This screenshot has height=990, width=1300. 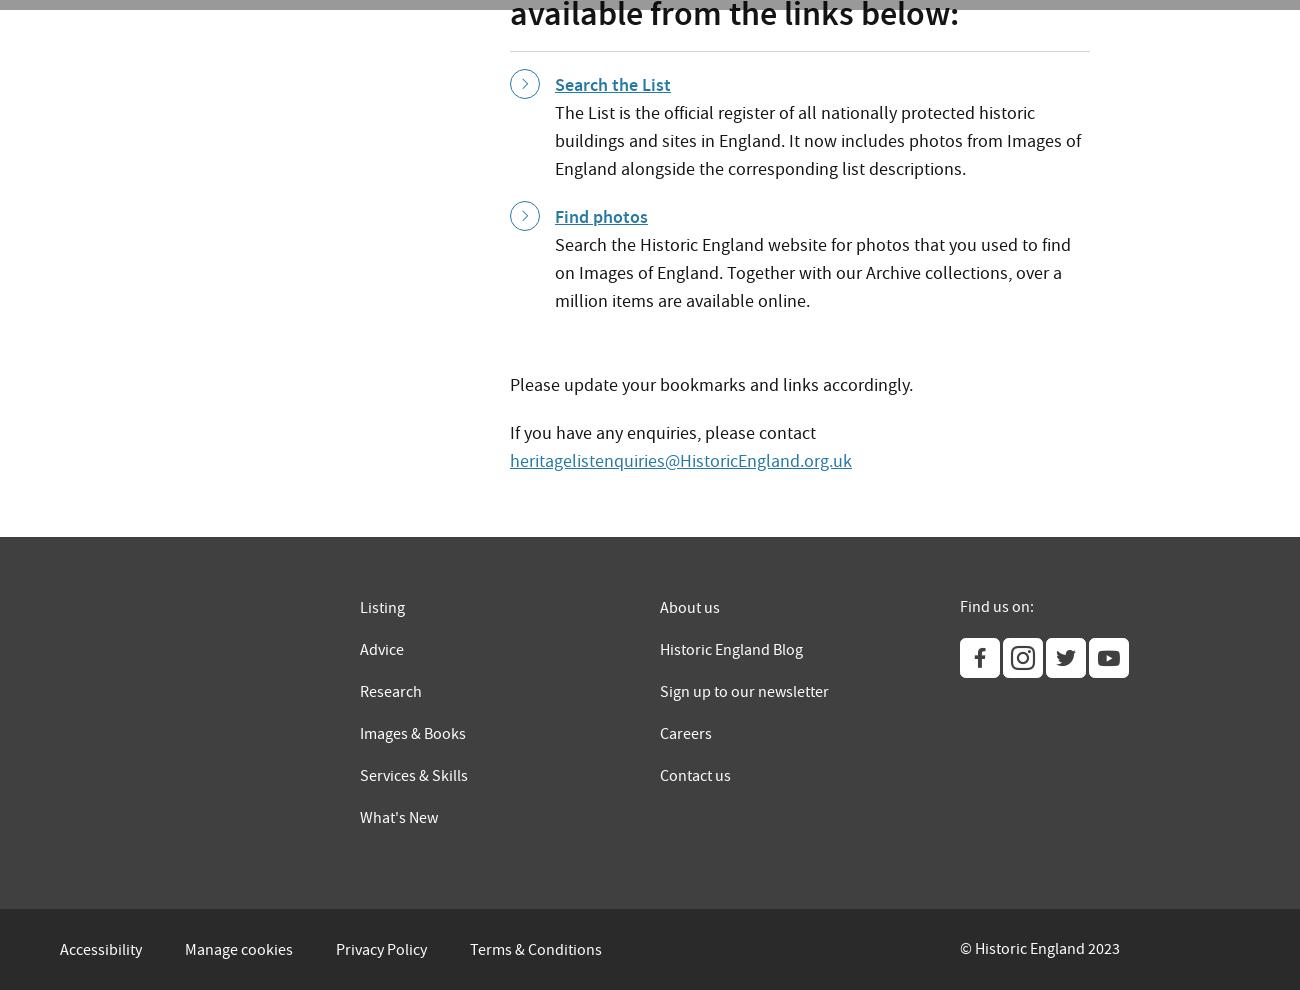 I want to click on 'Images & Books', so click(x=358, y=731).